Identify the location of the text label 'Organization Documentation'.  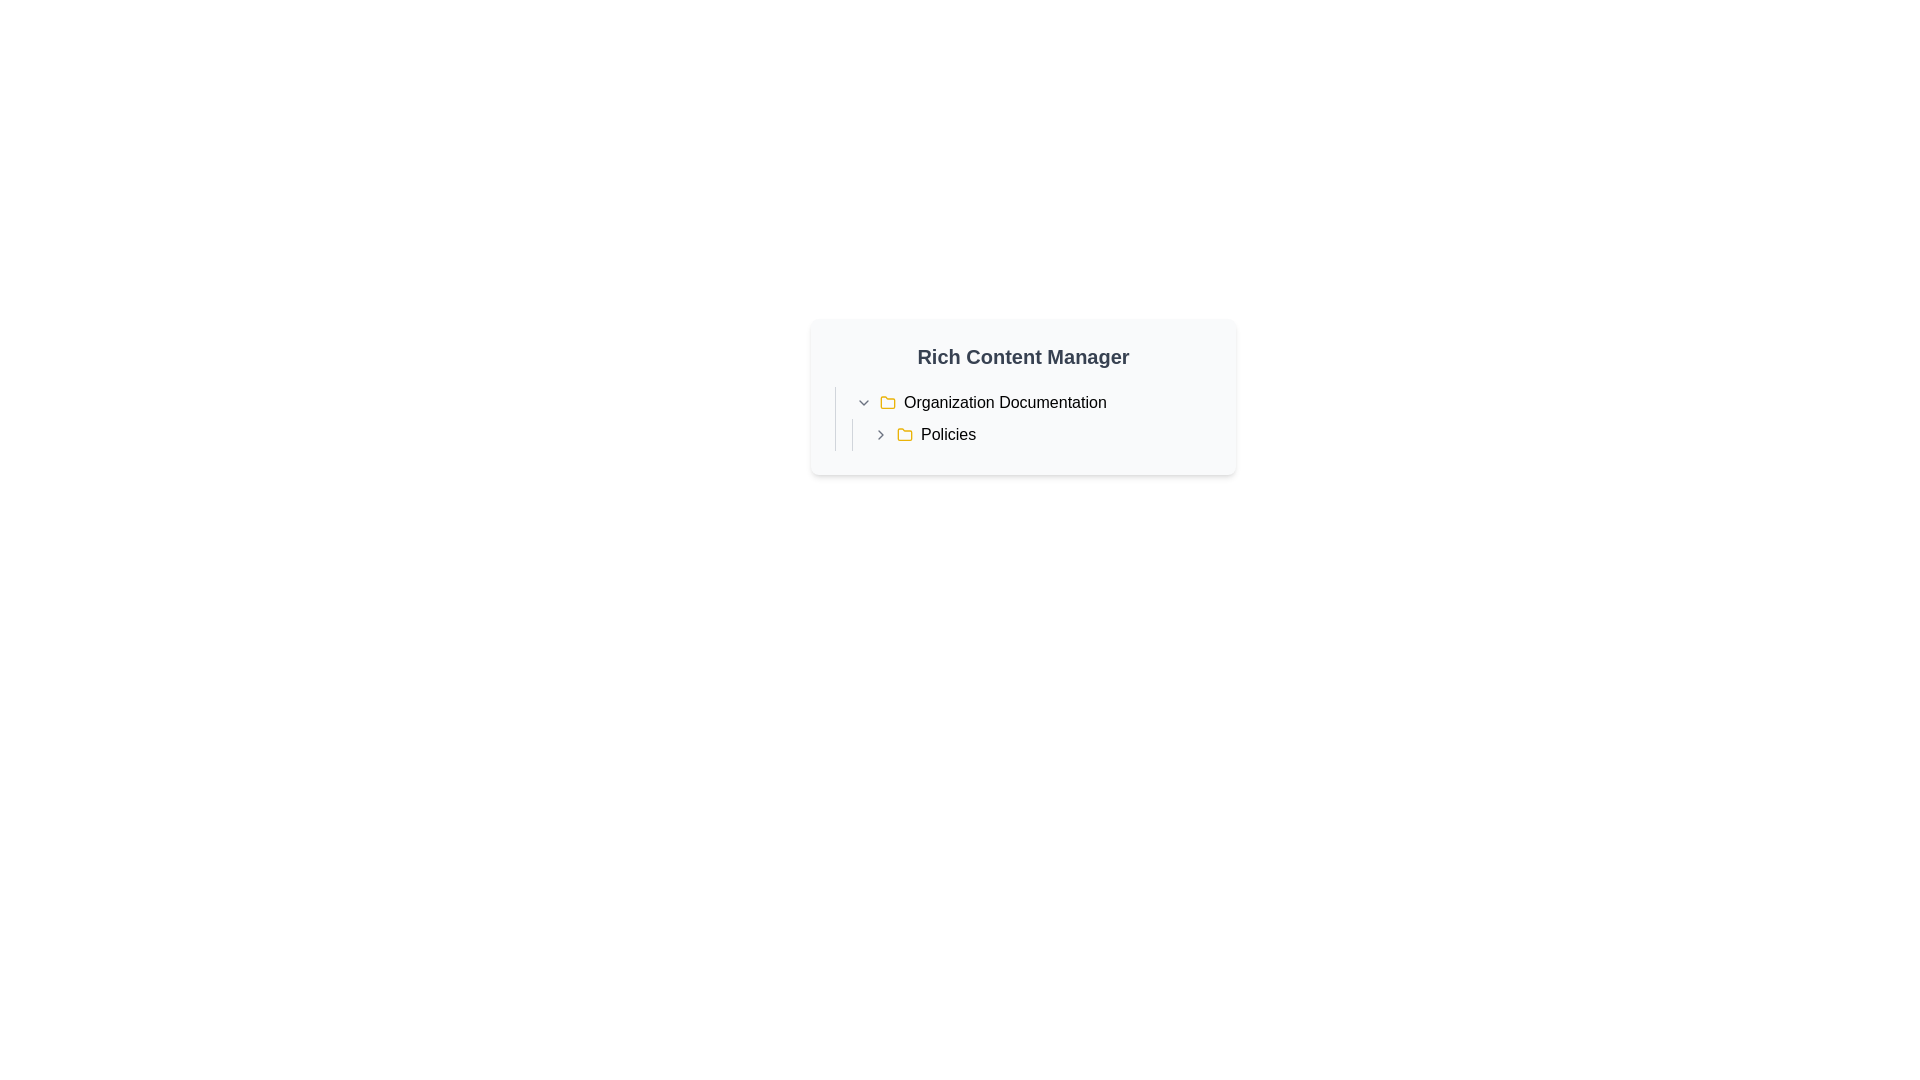
(1005, 402).